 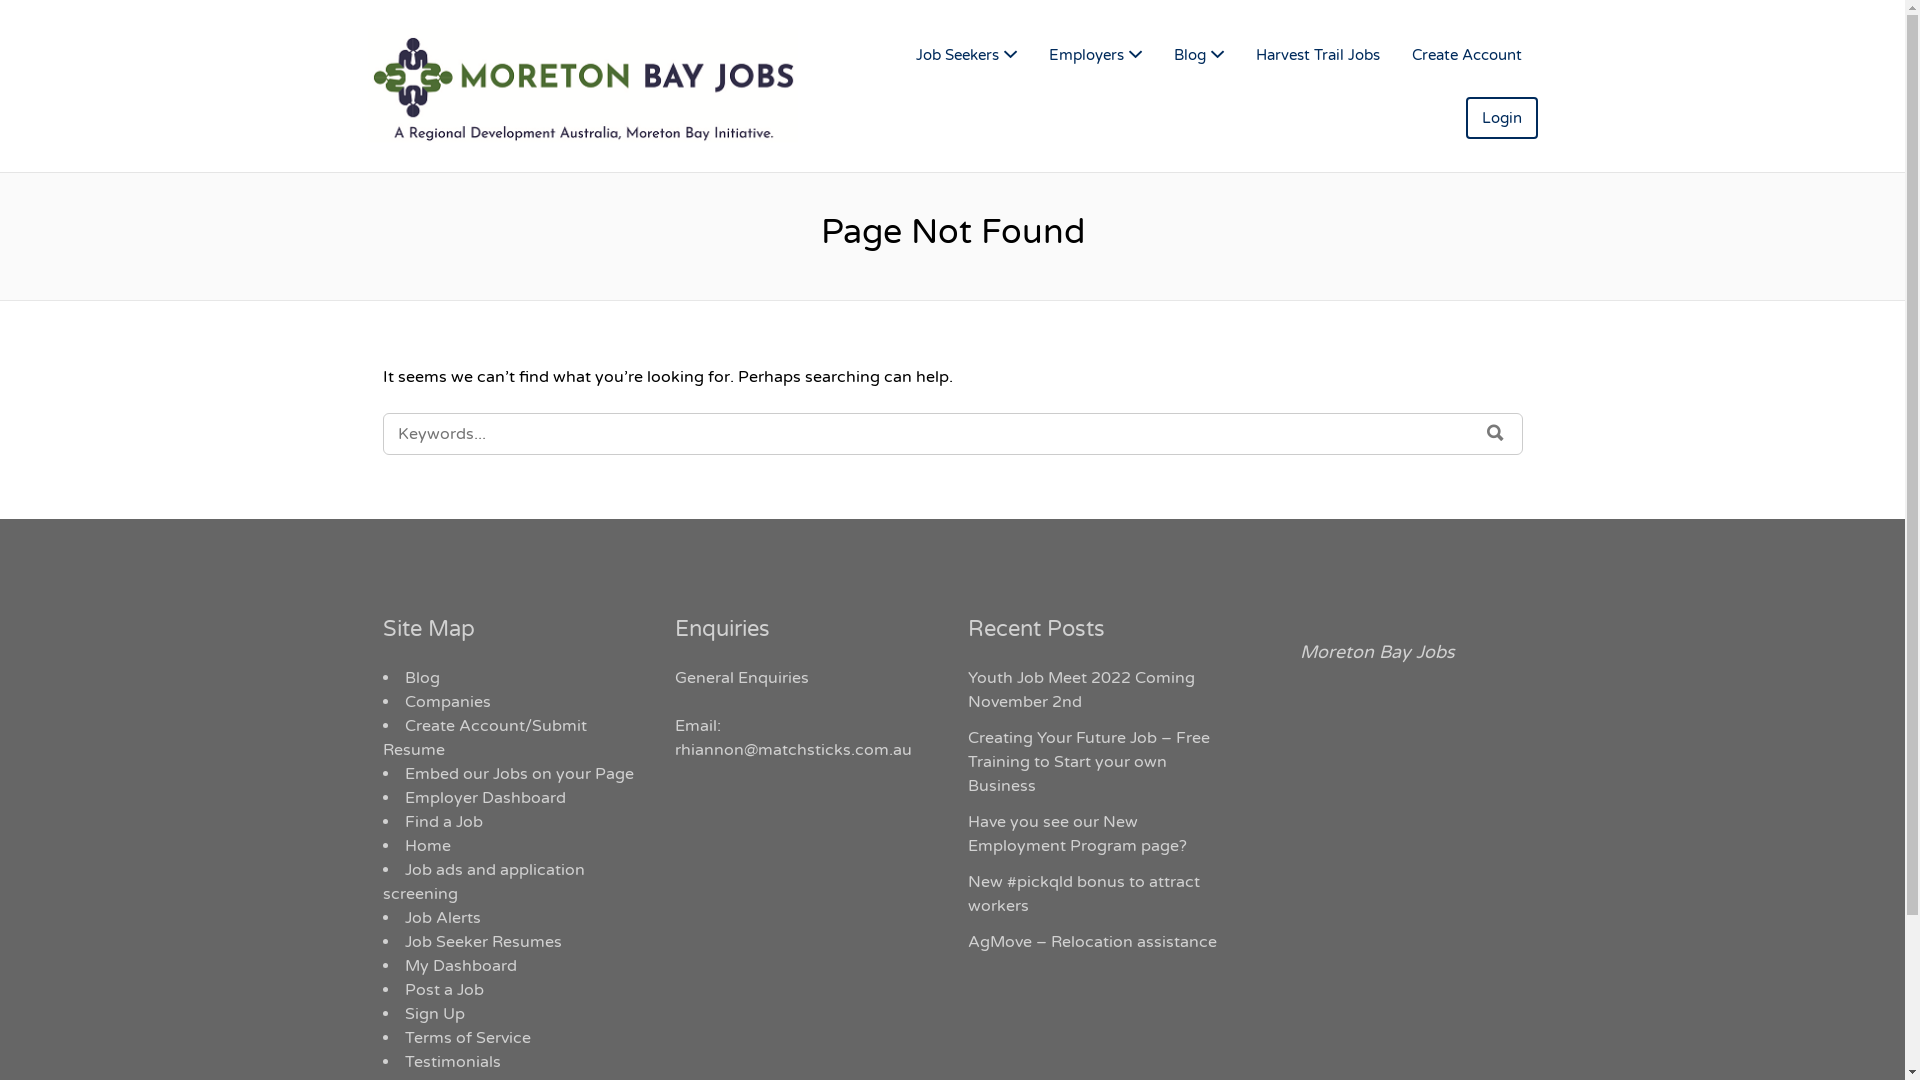 I want to click on 'Testimonials', so click(x=450, y=1060).